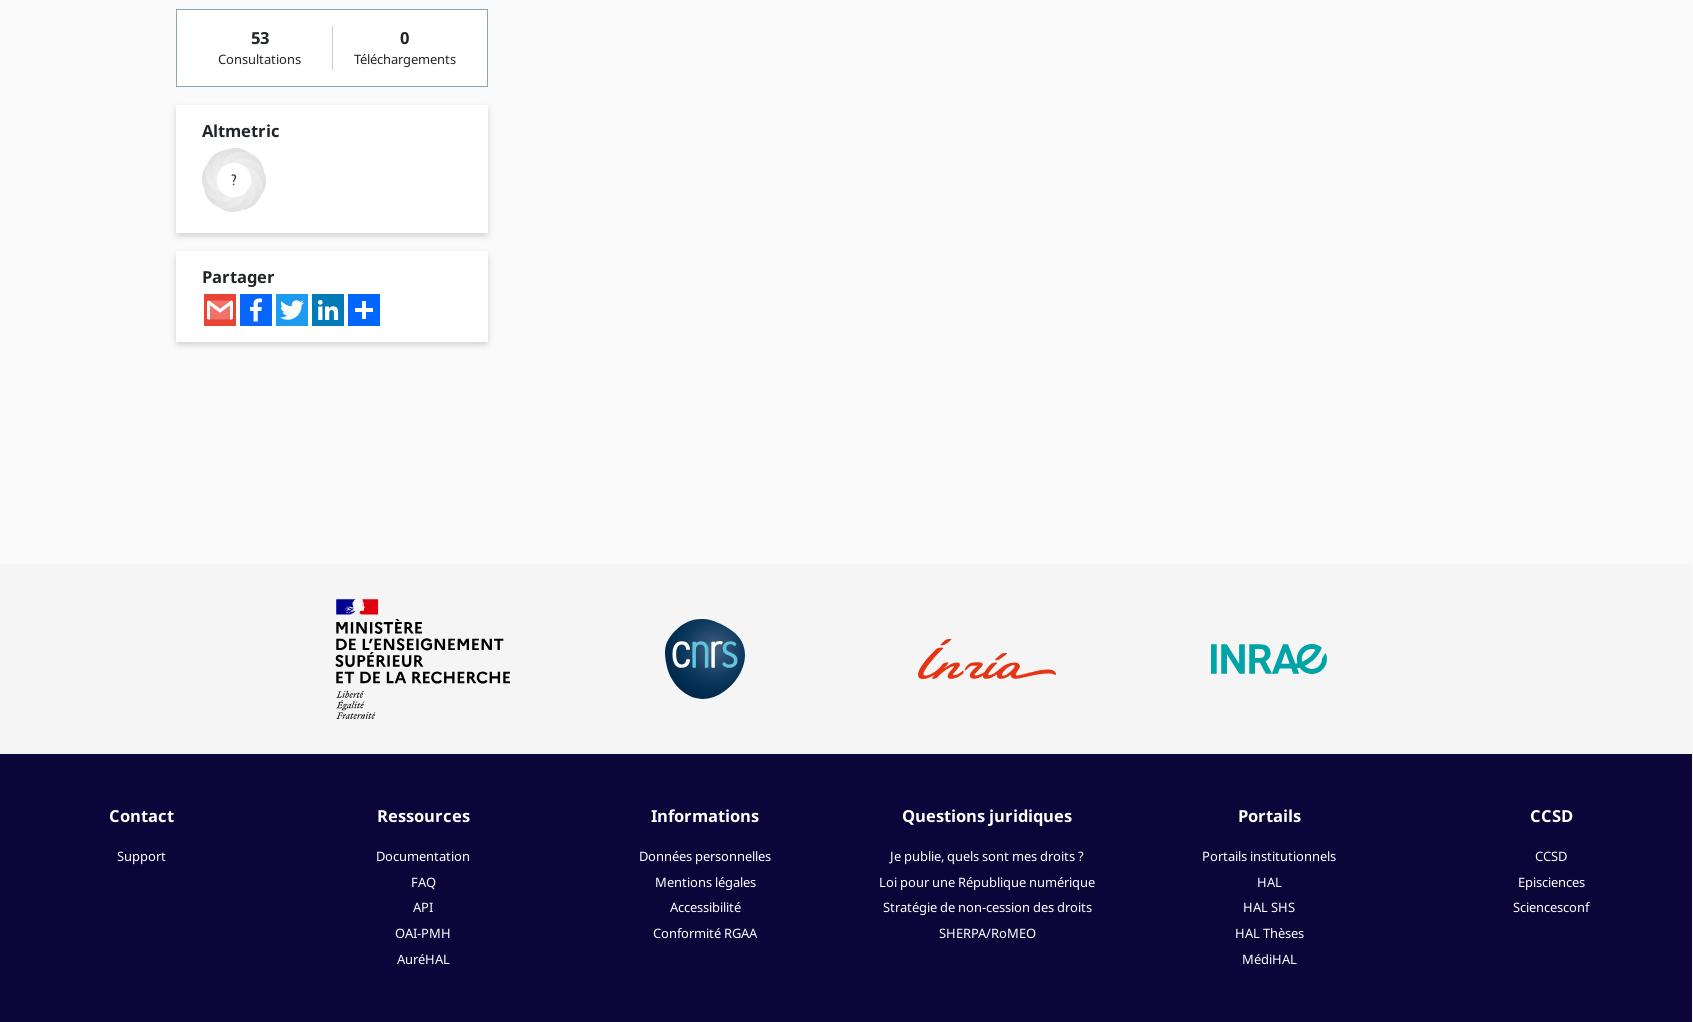 The image size is (1693, 1022). What do you see at coordinates (703, 855) in the screenshot?
I see `'Données personnelles'` at bounding box center [703, 855].